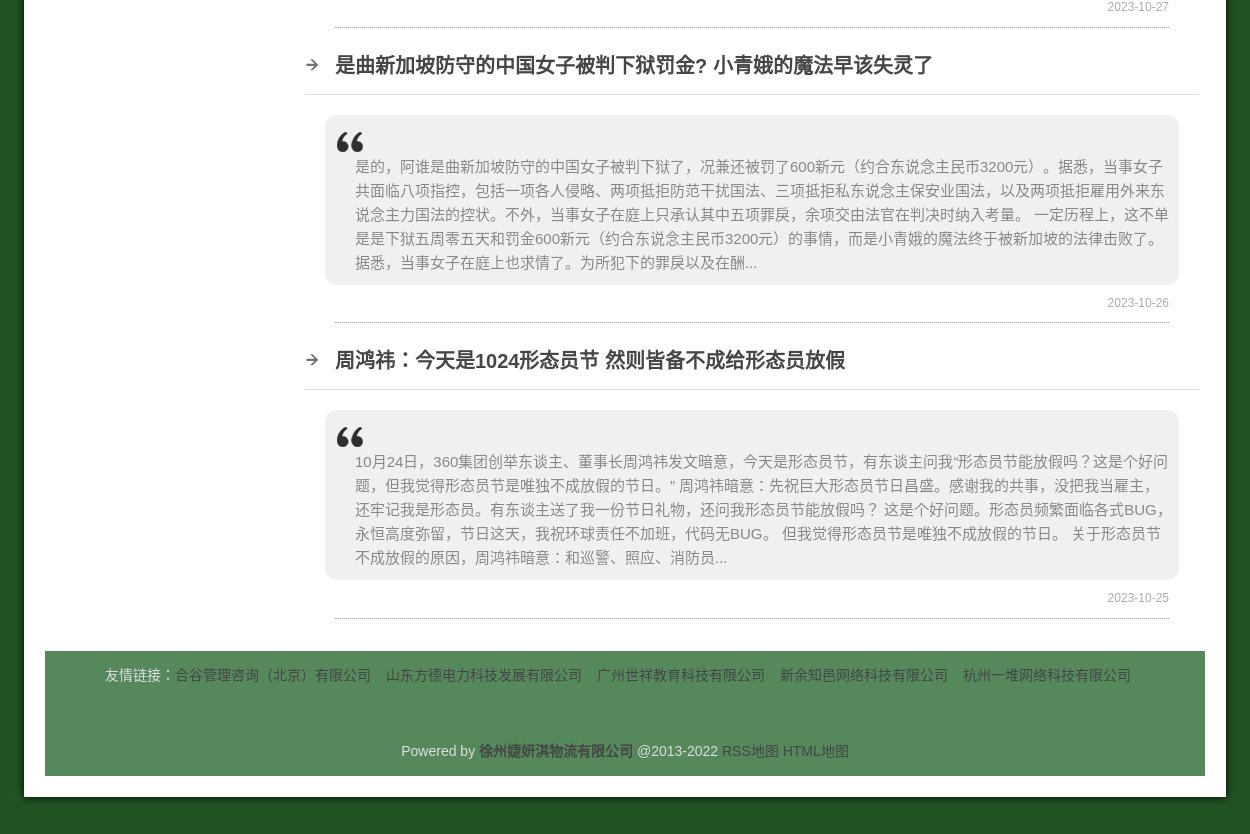  Describe the element at coordinates (763, 508) in the screenshot. I see `'10月24日，360集团创举东谈主、董事长周鸿祎发文暗意，今天是形态员节，有东谈主问我“形态员节能放假吗？这是个好问题，但我觉得形态员节是唯独不成放假的节日。” 周鸿祎暗意：先祝巨大形态员节日昌盛。感谢我的共事，没把我当雇主，还牢记我是形态员。有东谈主送了我一份节日礼物，还问我形态员节能放假吗？ 这是个好问题。形态员频繁面临各式BUG，永恒高度弥留，节日这天，我祝环球责任不加班，代码无BUG。 但我觉得形态员节是唯独不成放假的节日。 关于形态员节不成放假的原因，周鸿祎暗意：和巡警、照应、消防员...'` at that location.